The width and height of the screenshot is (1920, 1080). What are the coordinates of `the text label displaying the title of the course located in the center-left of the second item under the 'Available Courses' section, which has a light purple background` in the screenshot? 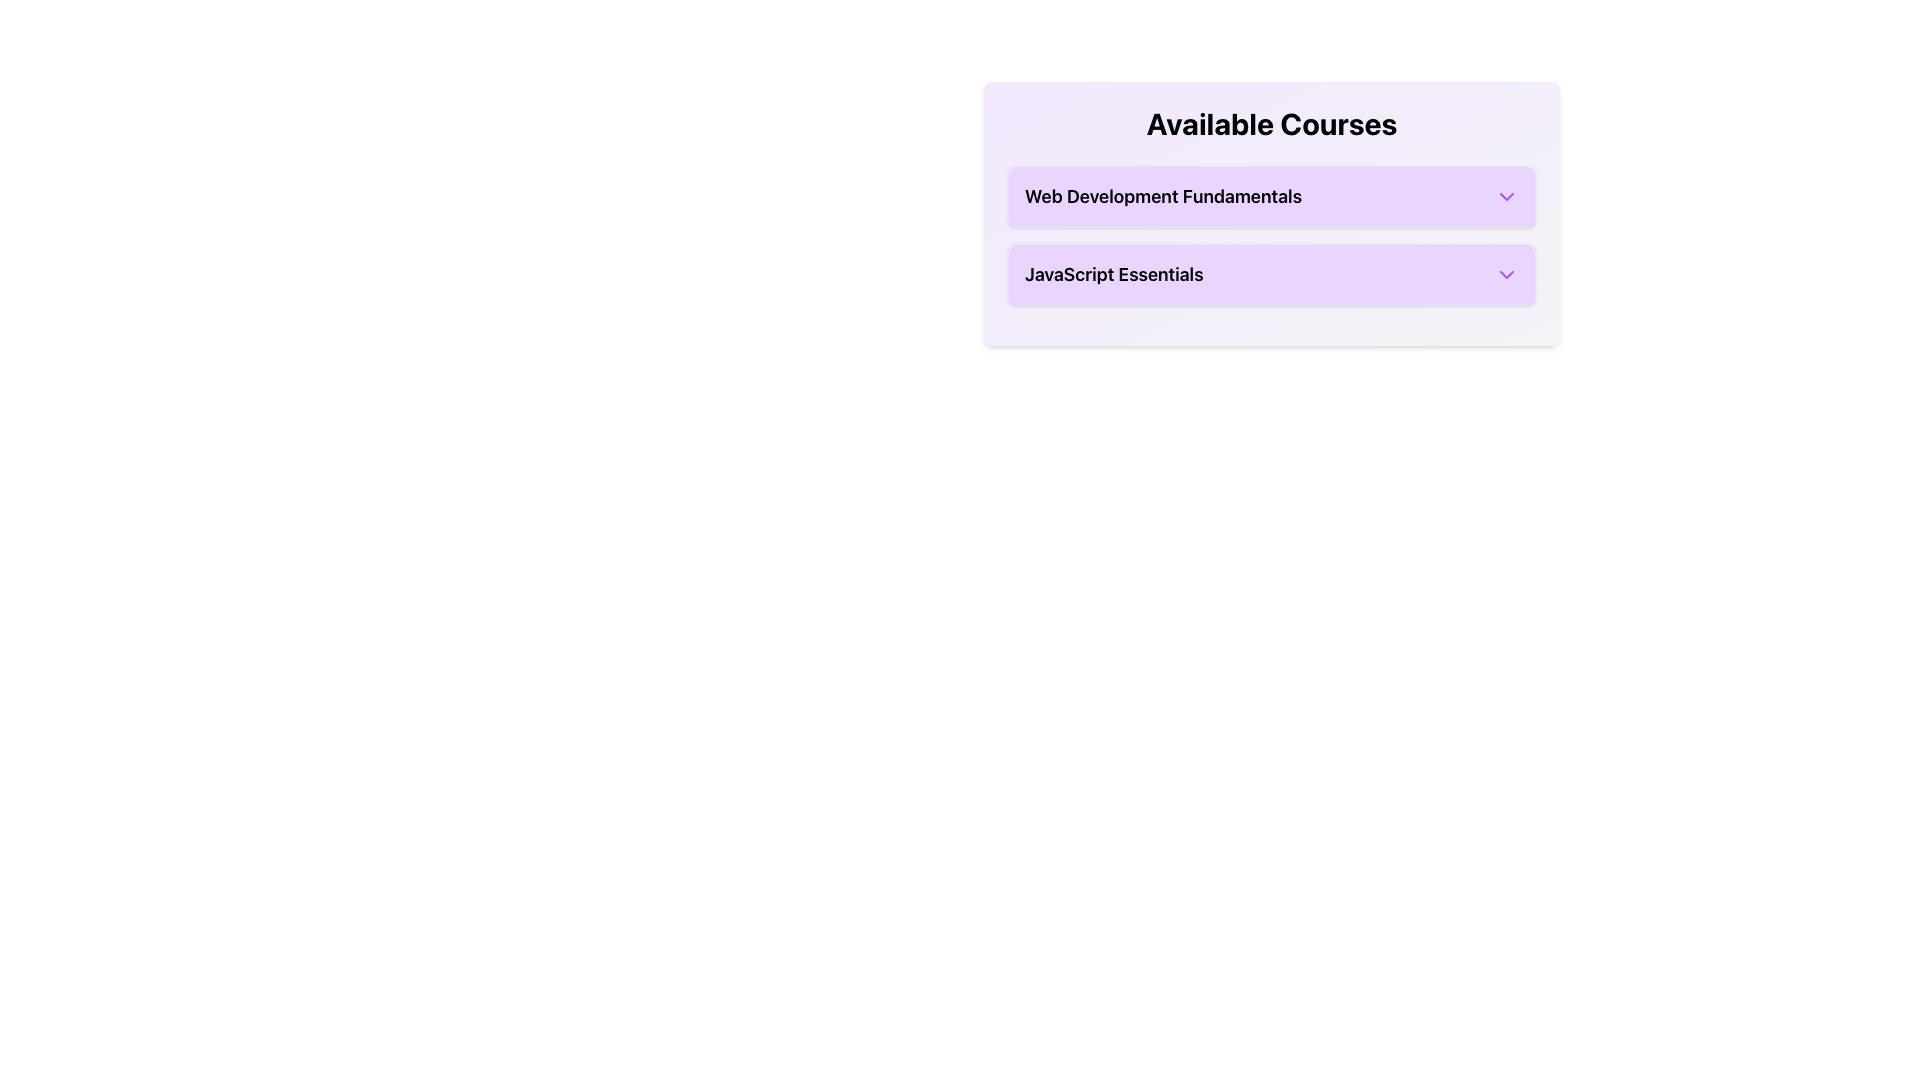 It's located at (1113, 274).